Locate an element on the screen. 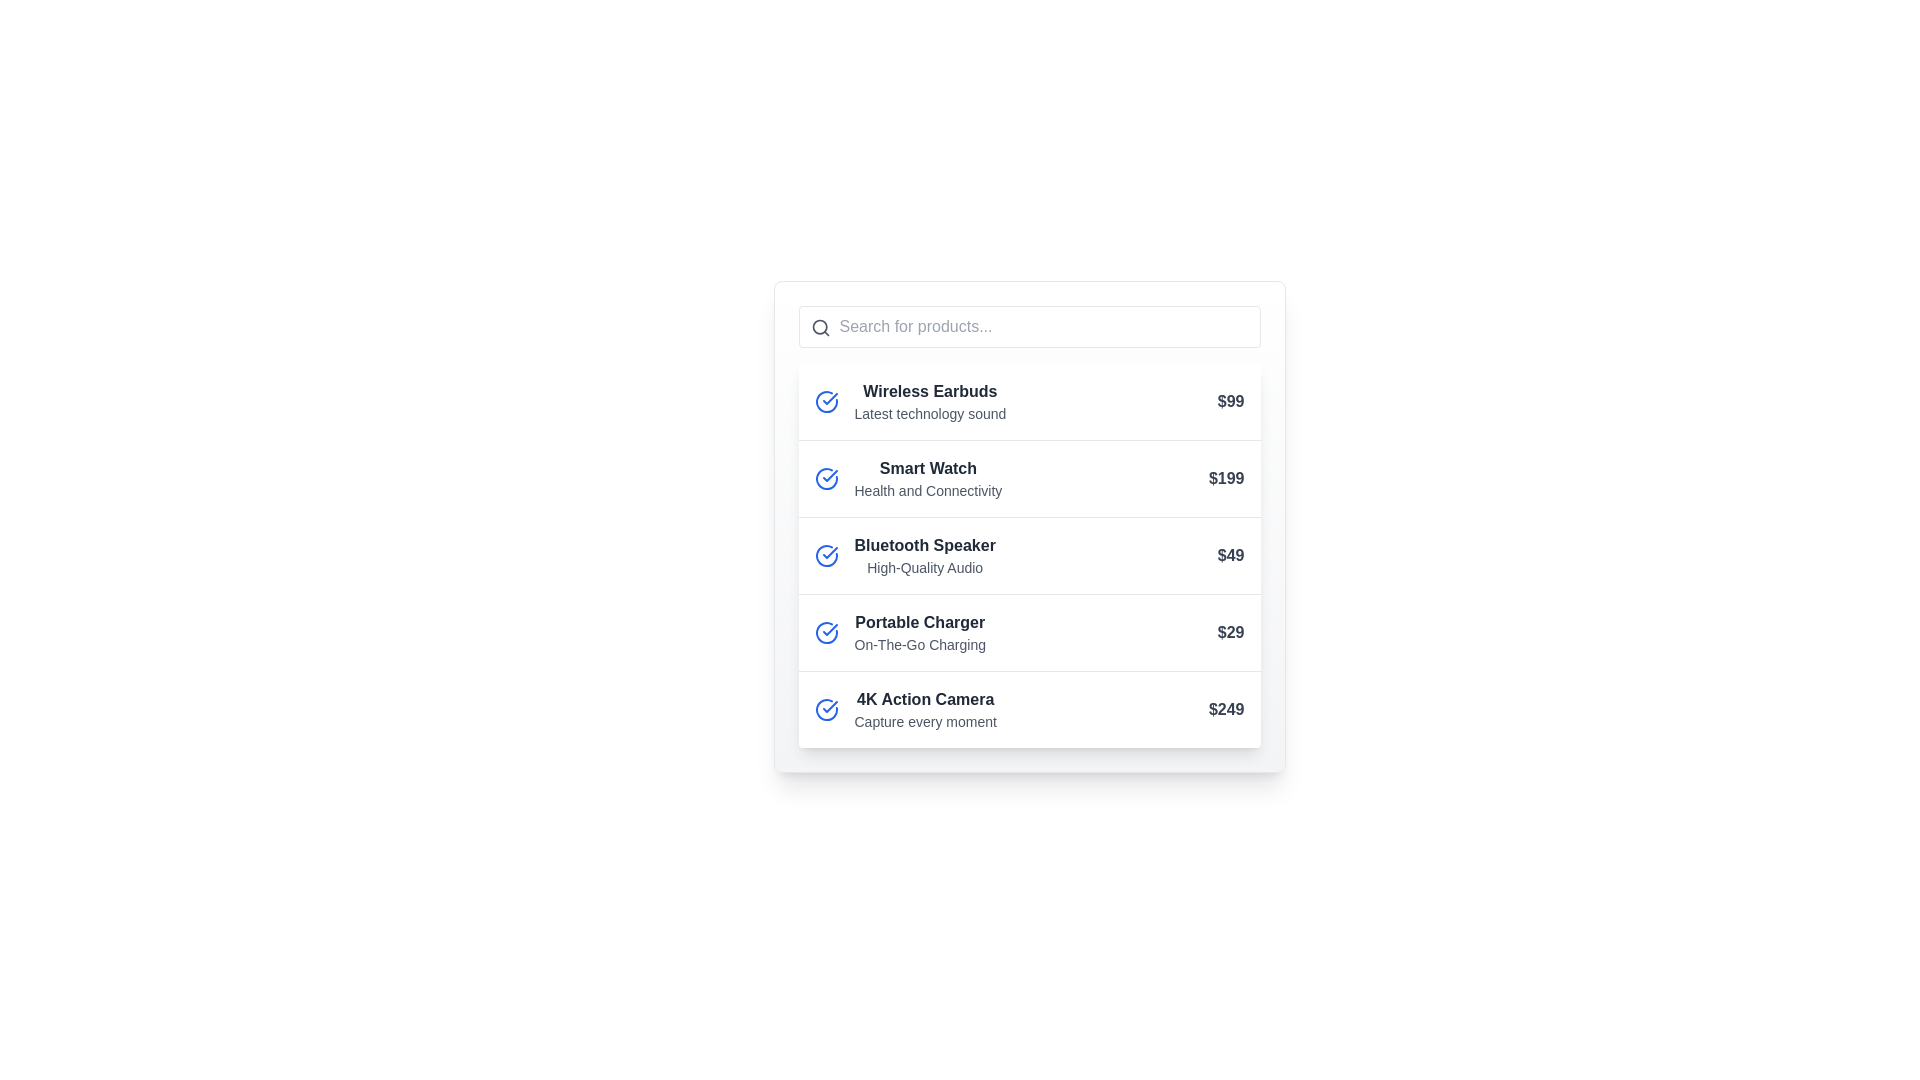  the graphical checkmark icon with a blue outline and white fill, located within a circular frame to the left of the '4K Action Camera' product in the list is located at coordinates (830, 705).